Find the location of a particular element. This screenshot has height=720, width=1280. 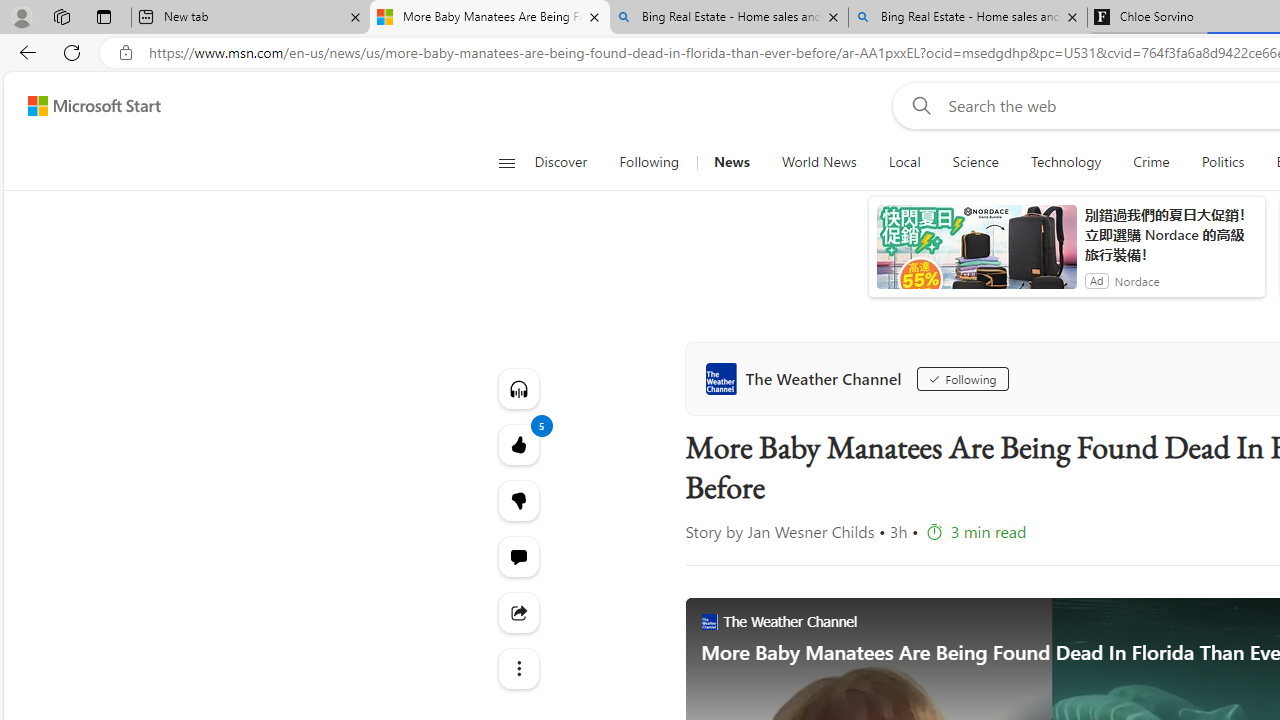

'Politics' is located at coordinates (1222, 162).